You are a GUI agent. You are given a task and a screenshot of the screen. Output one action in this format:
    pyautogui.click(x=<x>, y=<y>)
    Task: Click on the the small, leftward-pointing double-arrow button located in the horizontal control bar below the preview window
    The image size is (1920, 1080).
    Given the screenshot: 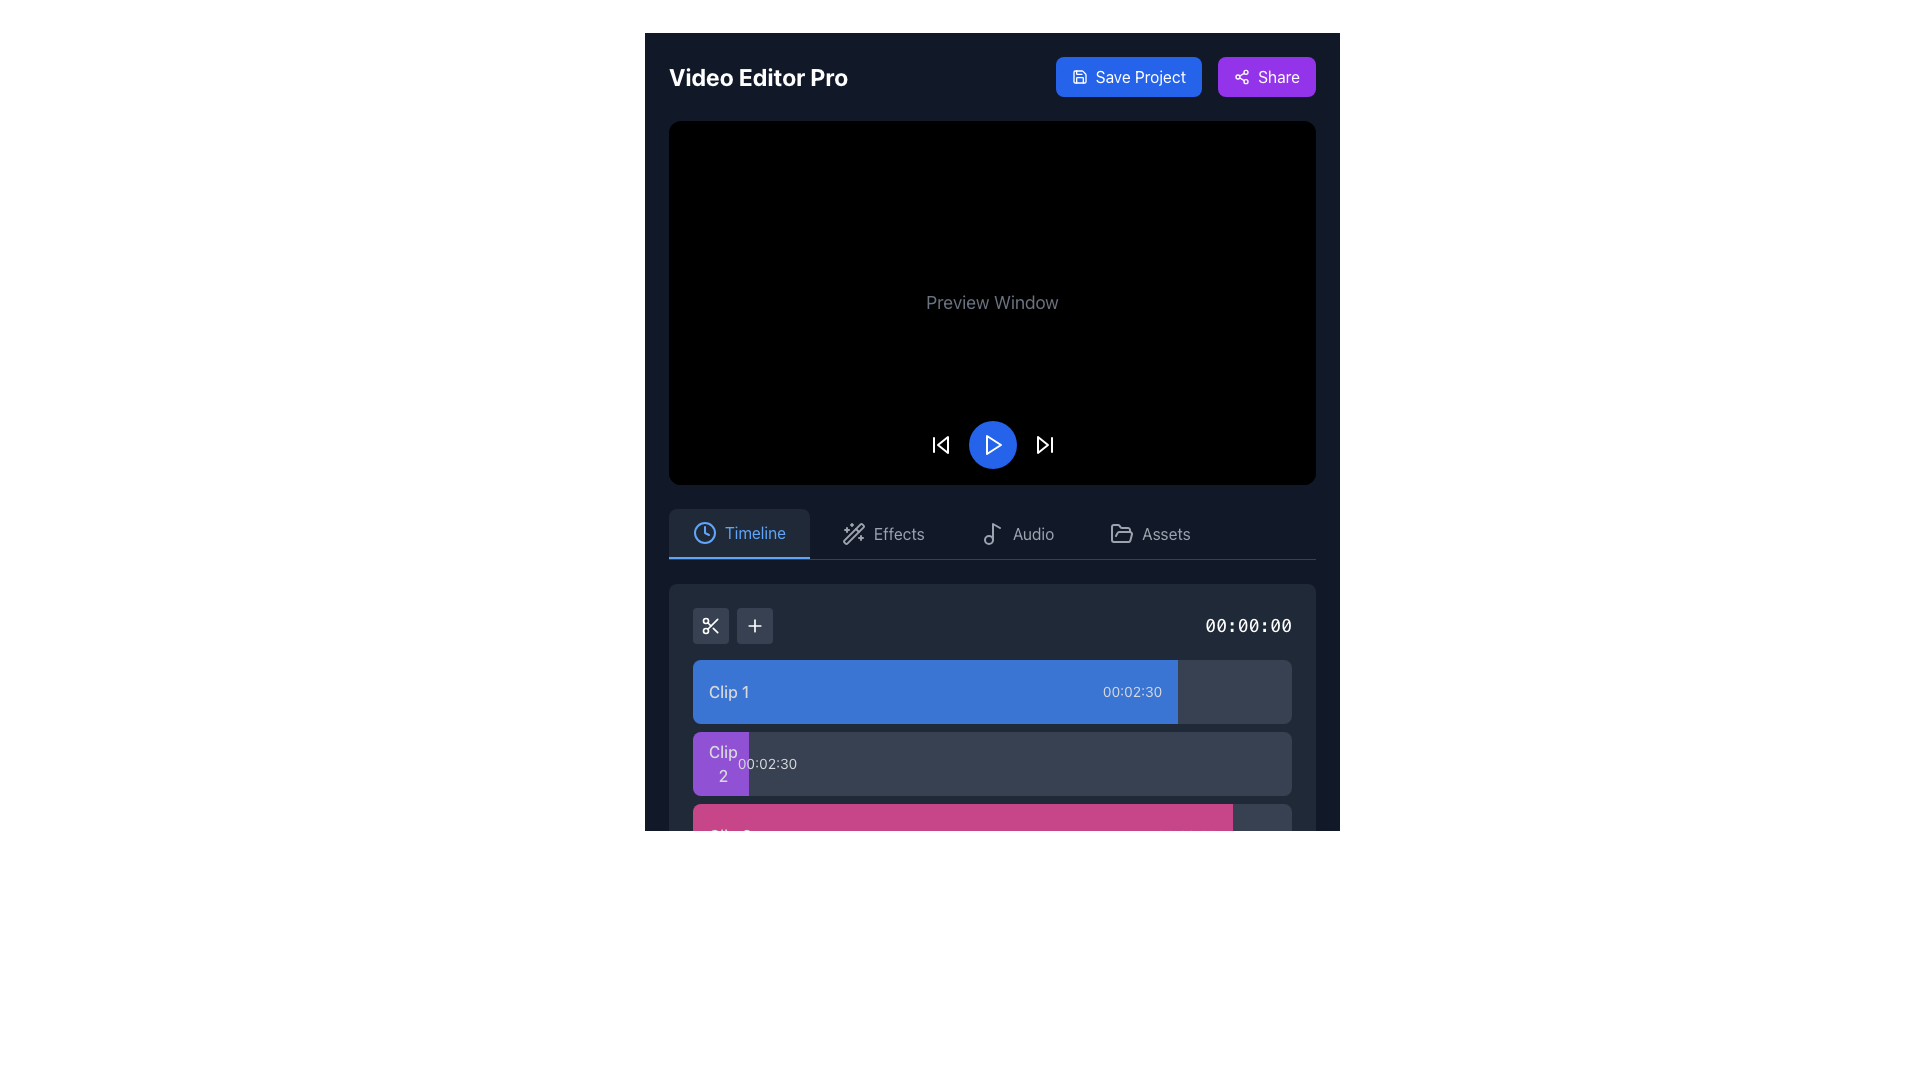 What is the action you would take?
    pyautogui.click(x=939, y=443)
    